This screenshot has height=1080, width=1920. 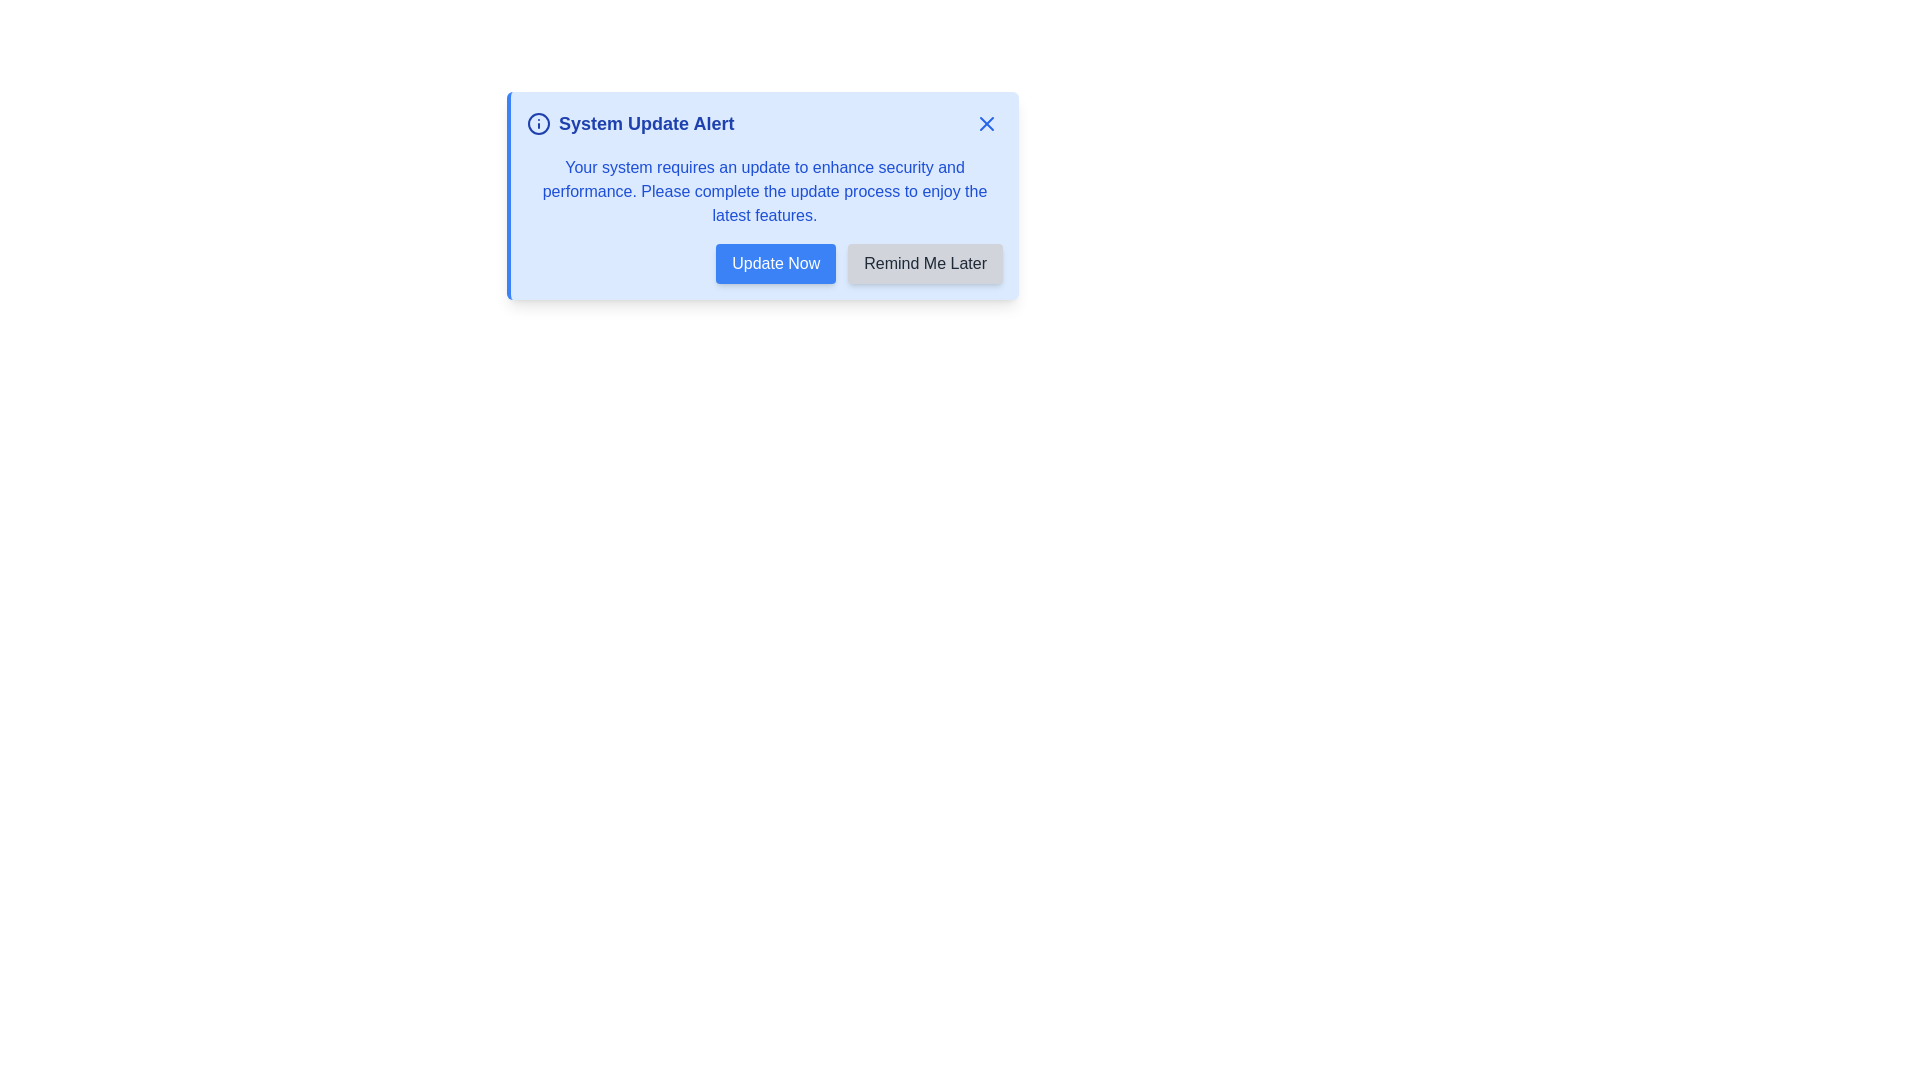 What do you see at coordinates (924, 262) in the screenshot?
I see `the 'Remind Me Later' button, which is a rectangular button with a gray background and centered text, located at the lower right section of the dialog box` at bounding box center [924, 262].